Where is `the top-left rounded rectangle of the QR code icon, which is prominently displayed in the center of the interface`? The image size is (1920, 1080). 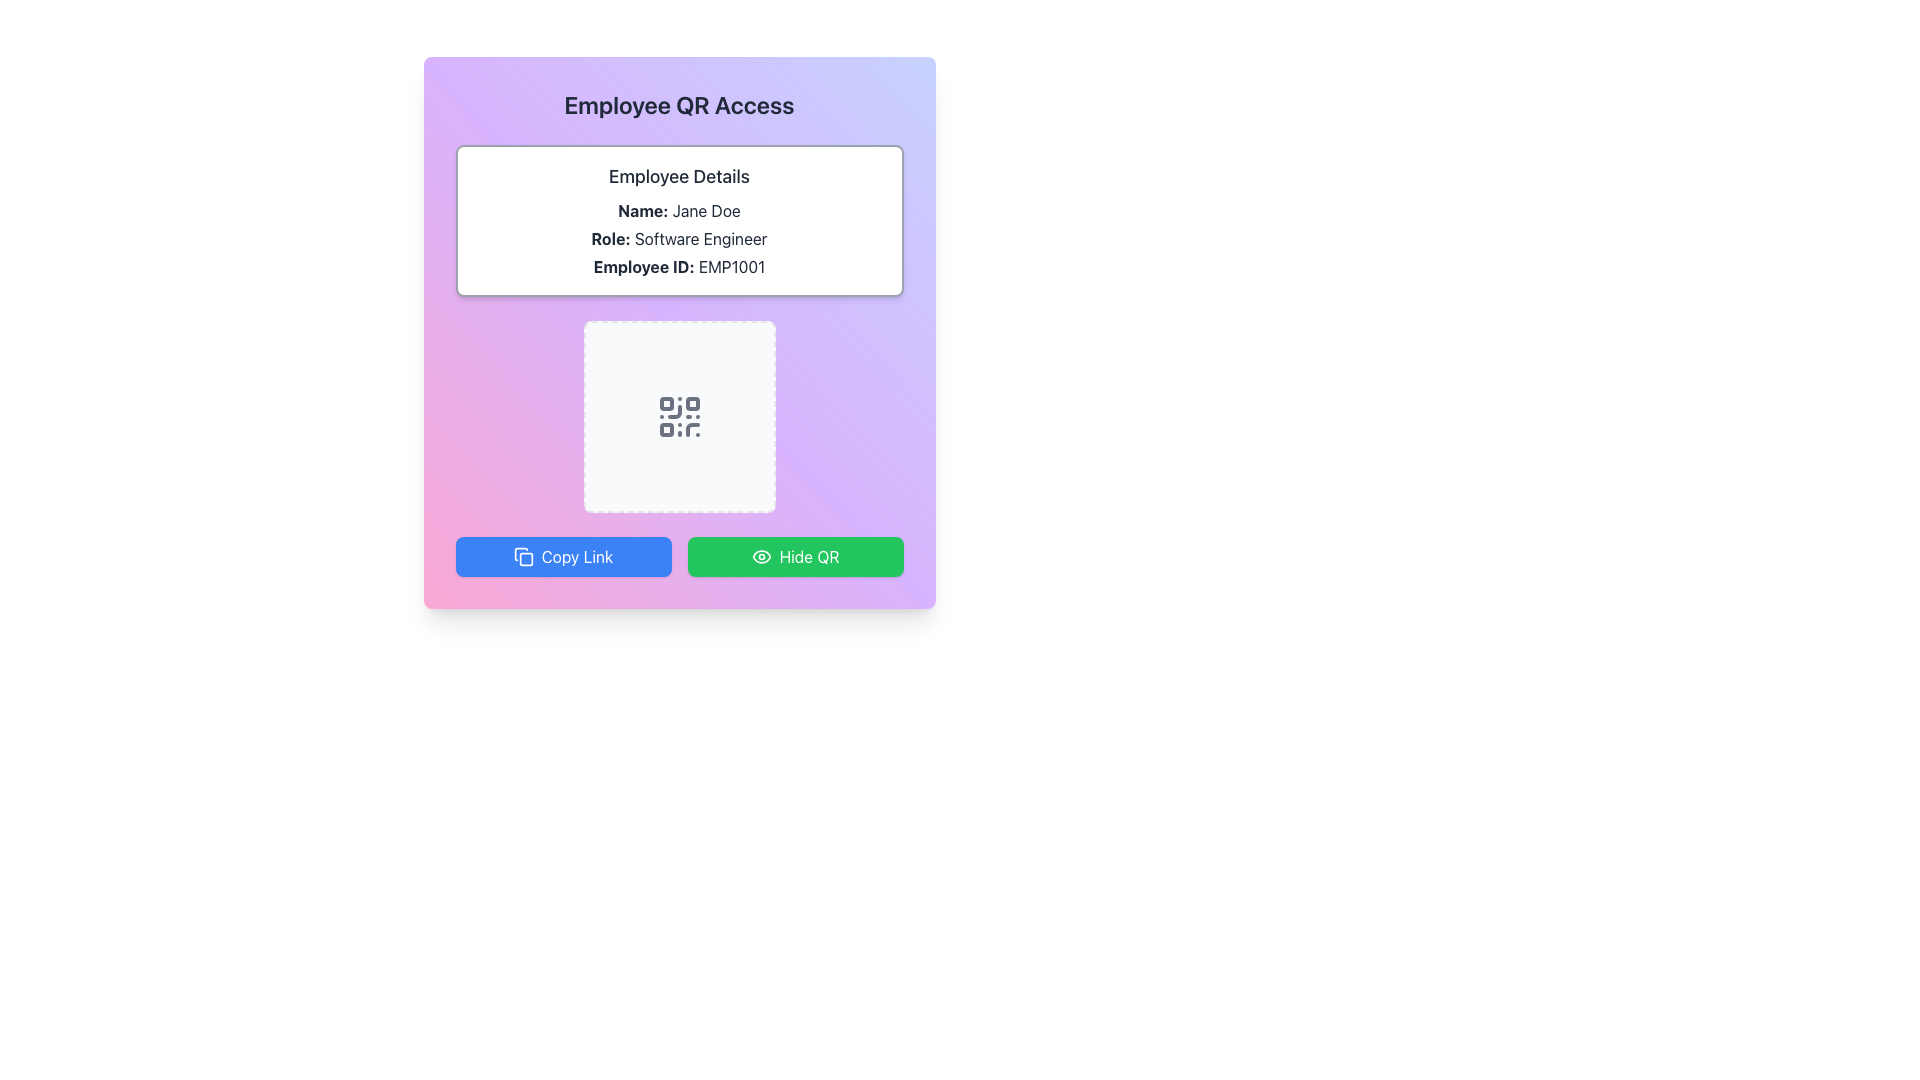 the top-left rounded rectangle of the QR code icon, which is prominently displayed in the center of the interface is located at coordinates (666, 404).